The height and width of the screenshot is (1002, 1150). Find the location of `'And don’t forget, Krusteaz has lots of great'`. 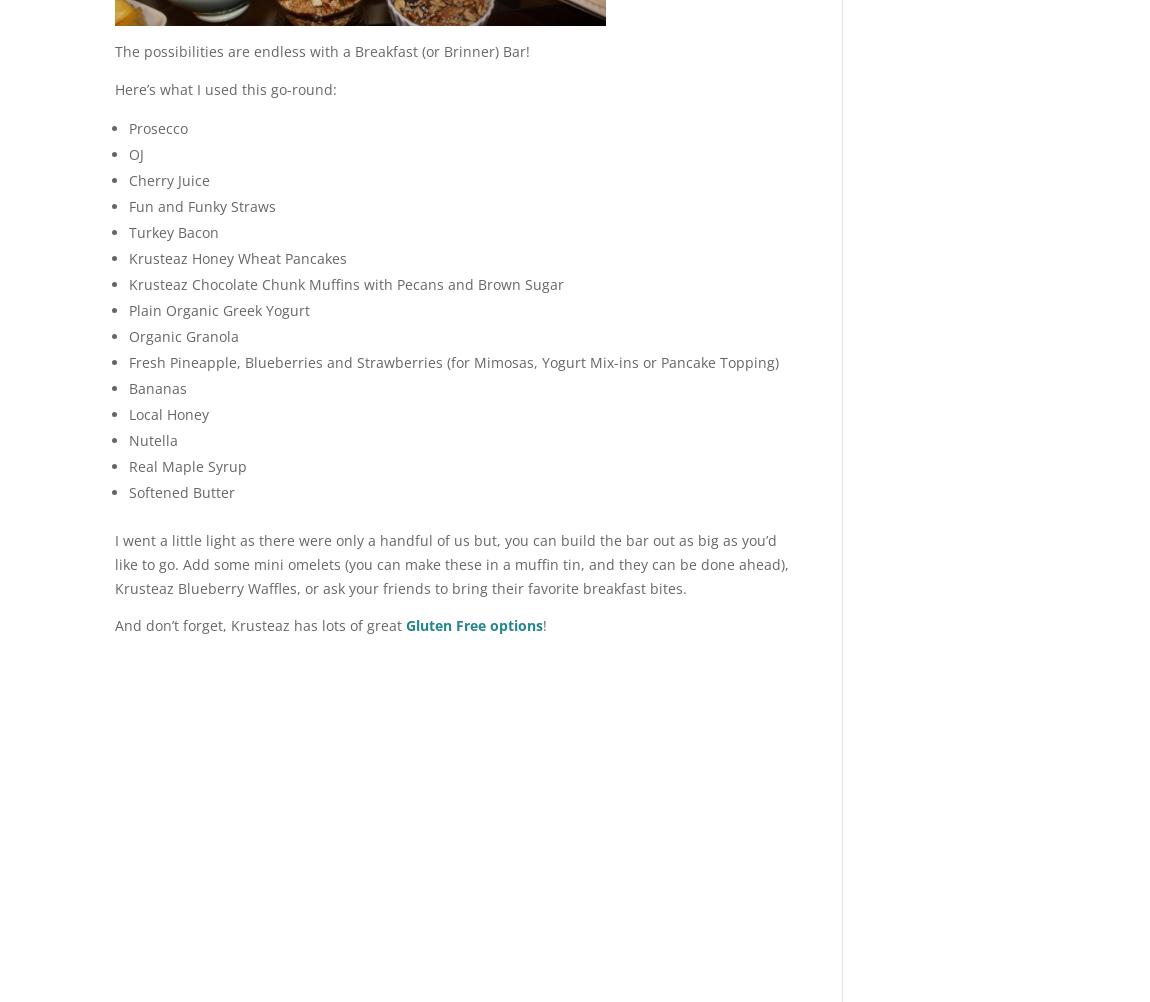

'And don’t forget, Krusteaz has lots of great' is located at coordinates (259, 624).